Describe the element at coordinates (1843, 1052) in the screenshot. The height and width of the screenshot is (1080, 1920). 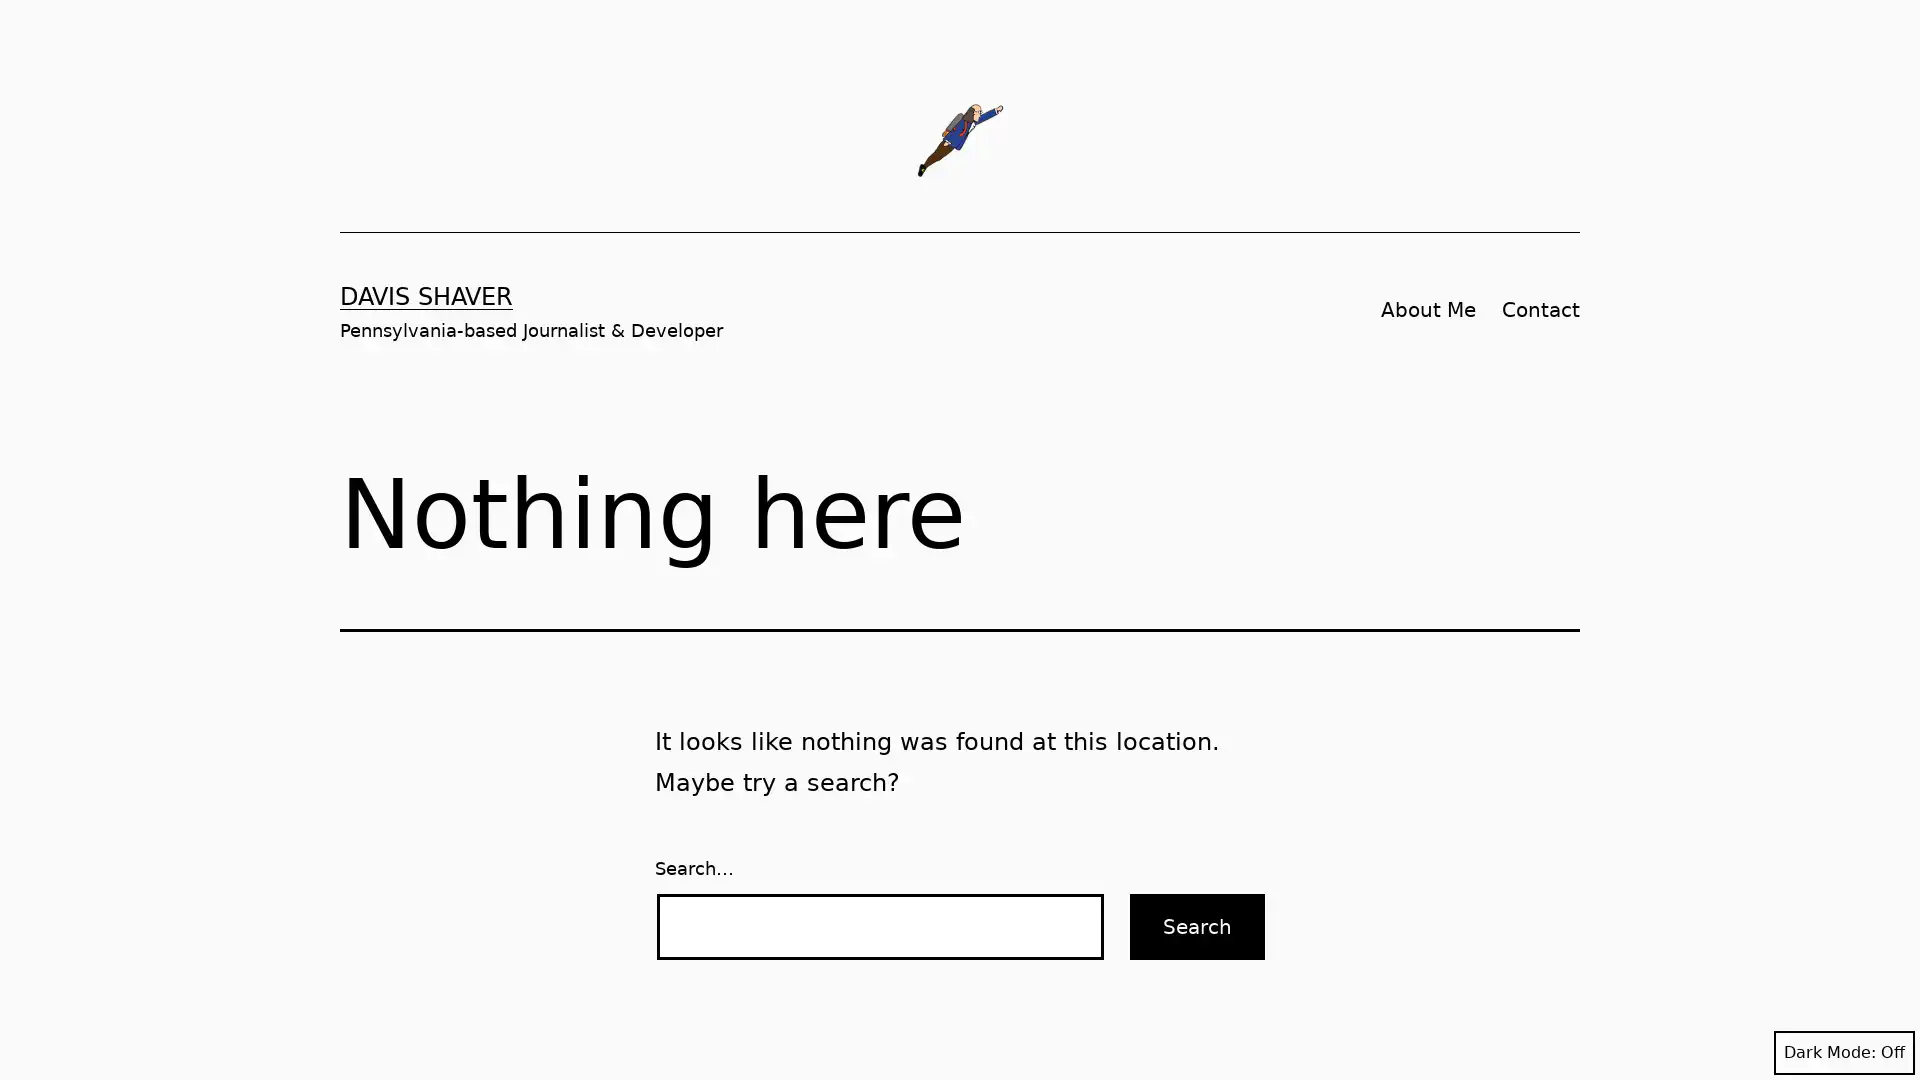
I see `Dark Mode:` at that location.